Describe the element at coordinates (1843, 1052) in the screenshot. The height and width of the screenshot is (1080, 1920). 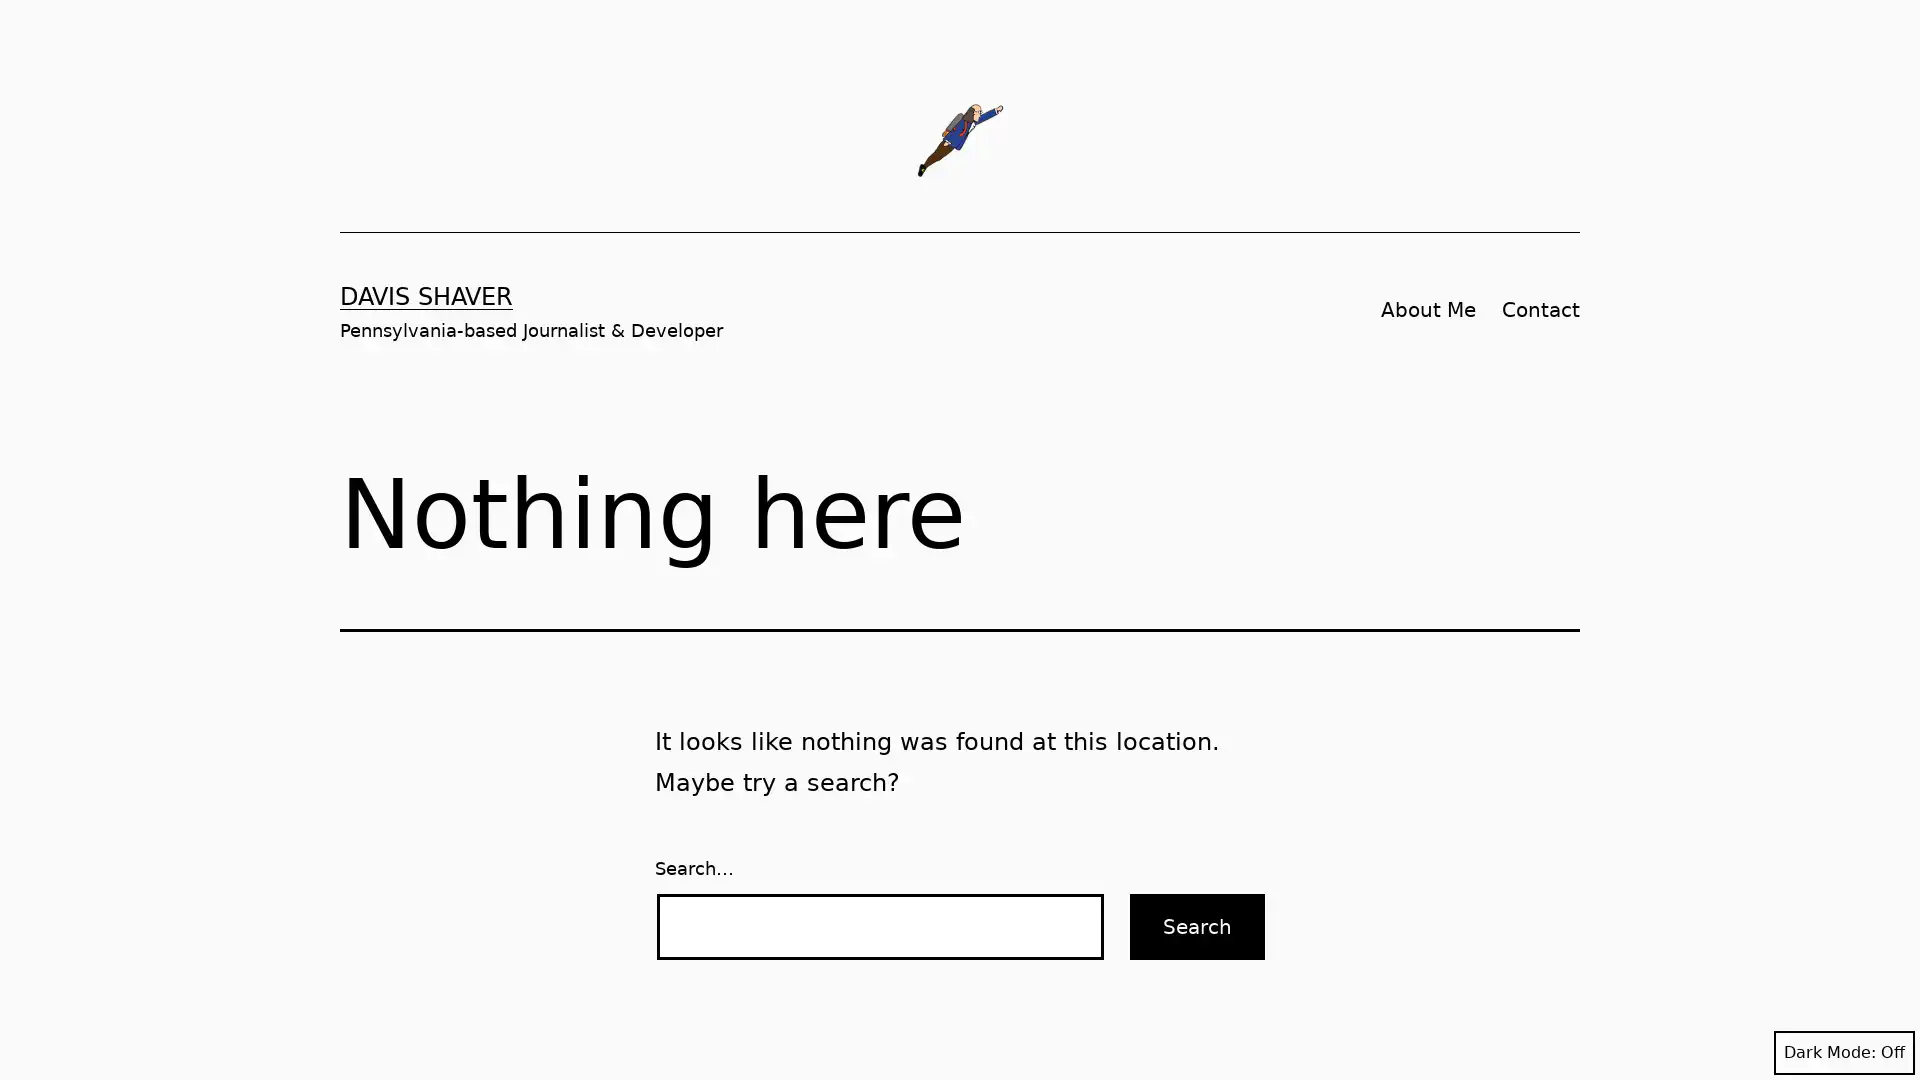
I see `Dark Mode:` at that location.